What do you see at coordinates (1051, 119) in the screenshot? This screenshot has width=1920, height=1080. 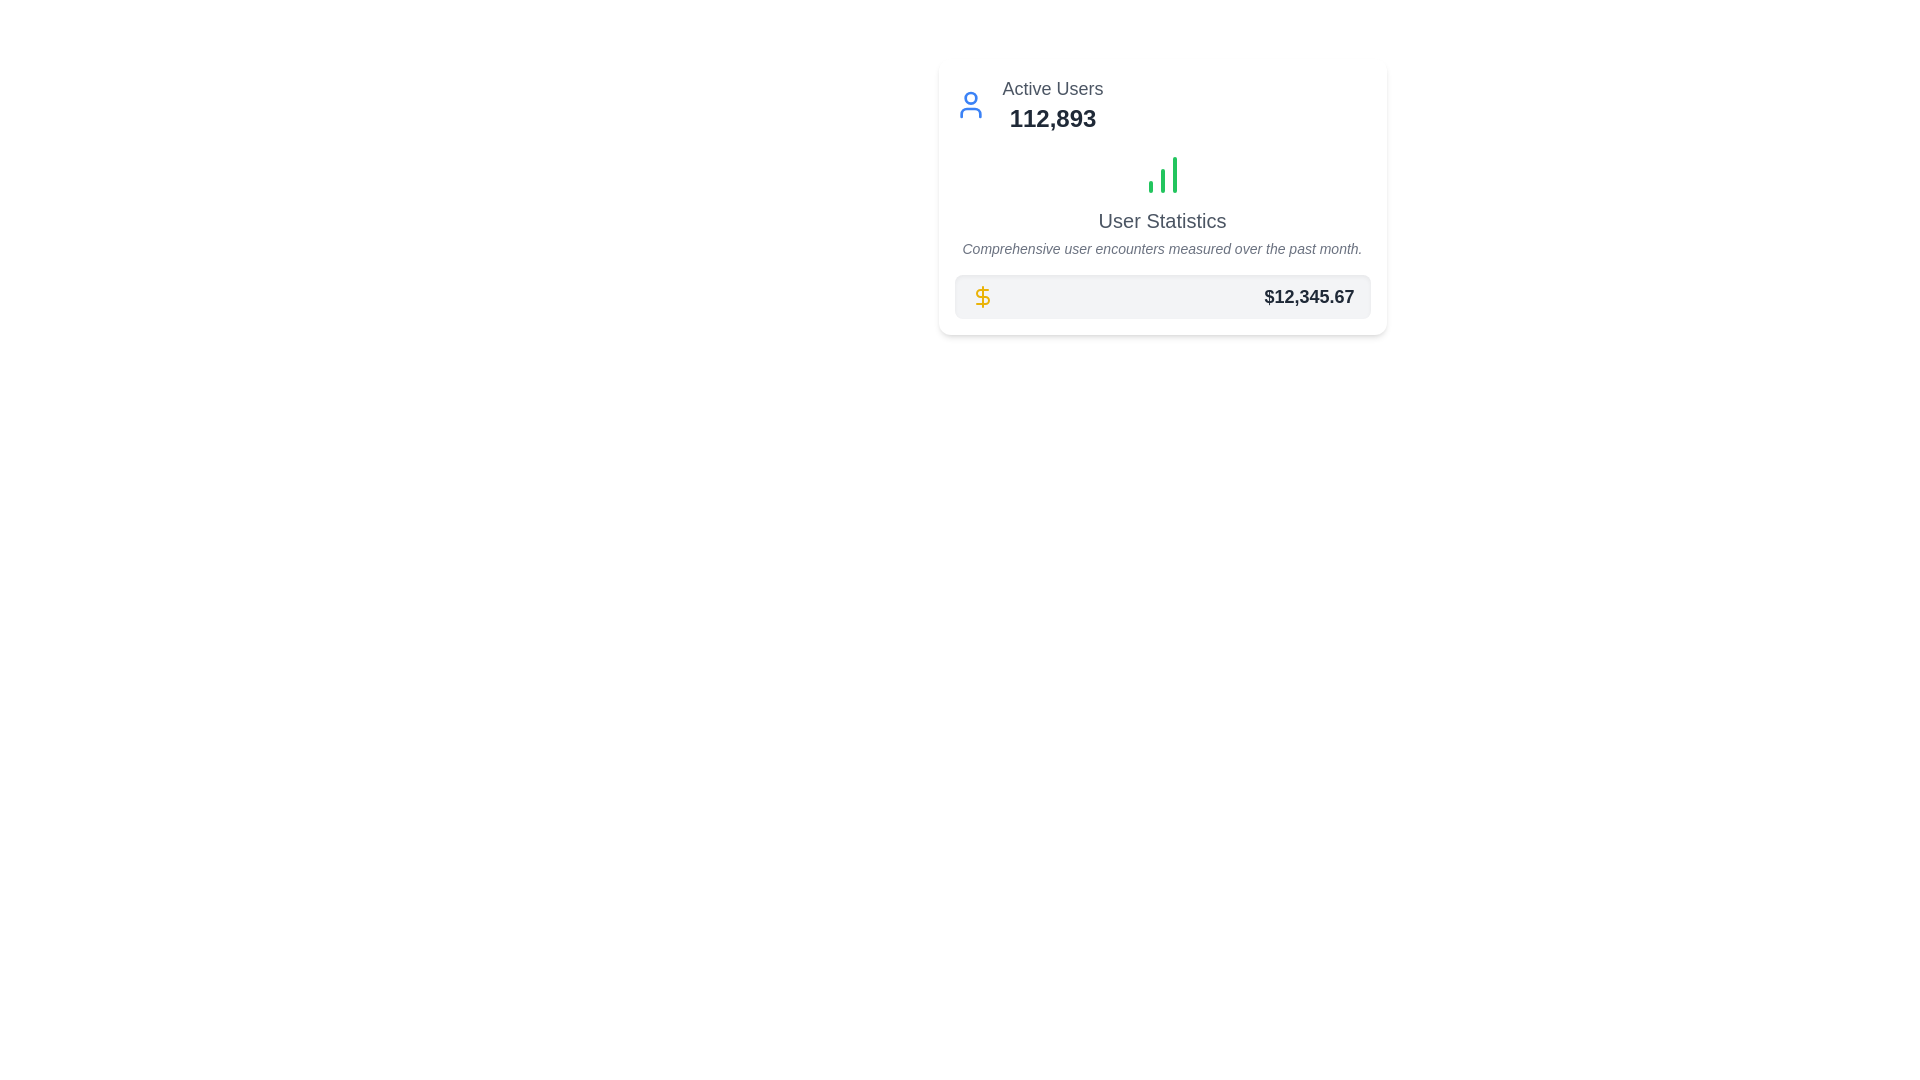 I see `the Text label displaying the count of active users, positioned below the 'Active Users' text and adjacent to the user icon` at bounding box center [1051, 119].